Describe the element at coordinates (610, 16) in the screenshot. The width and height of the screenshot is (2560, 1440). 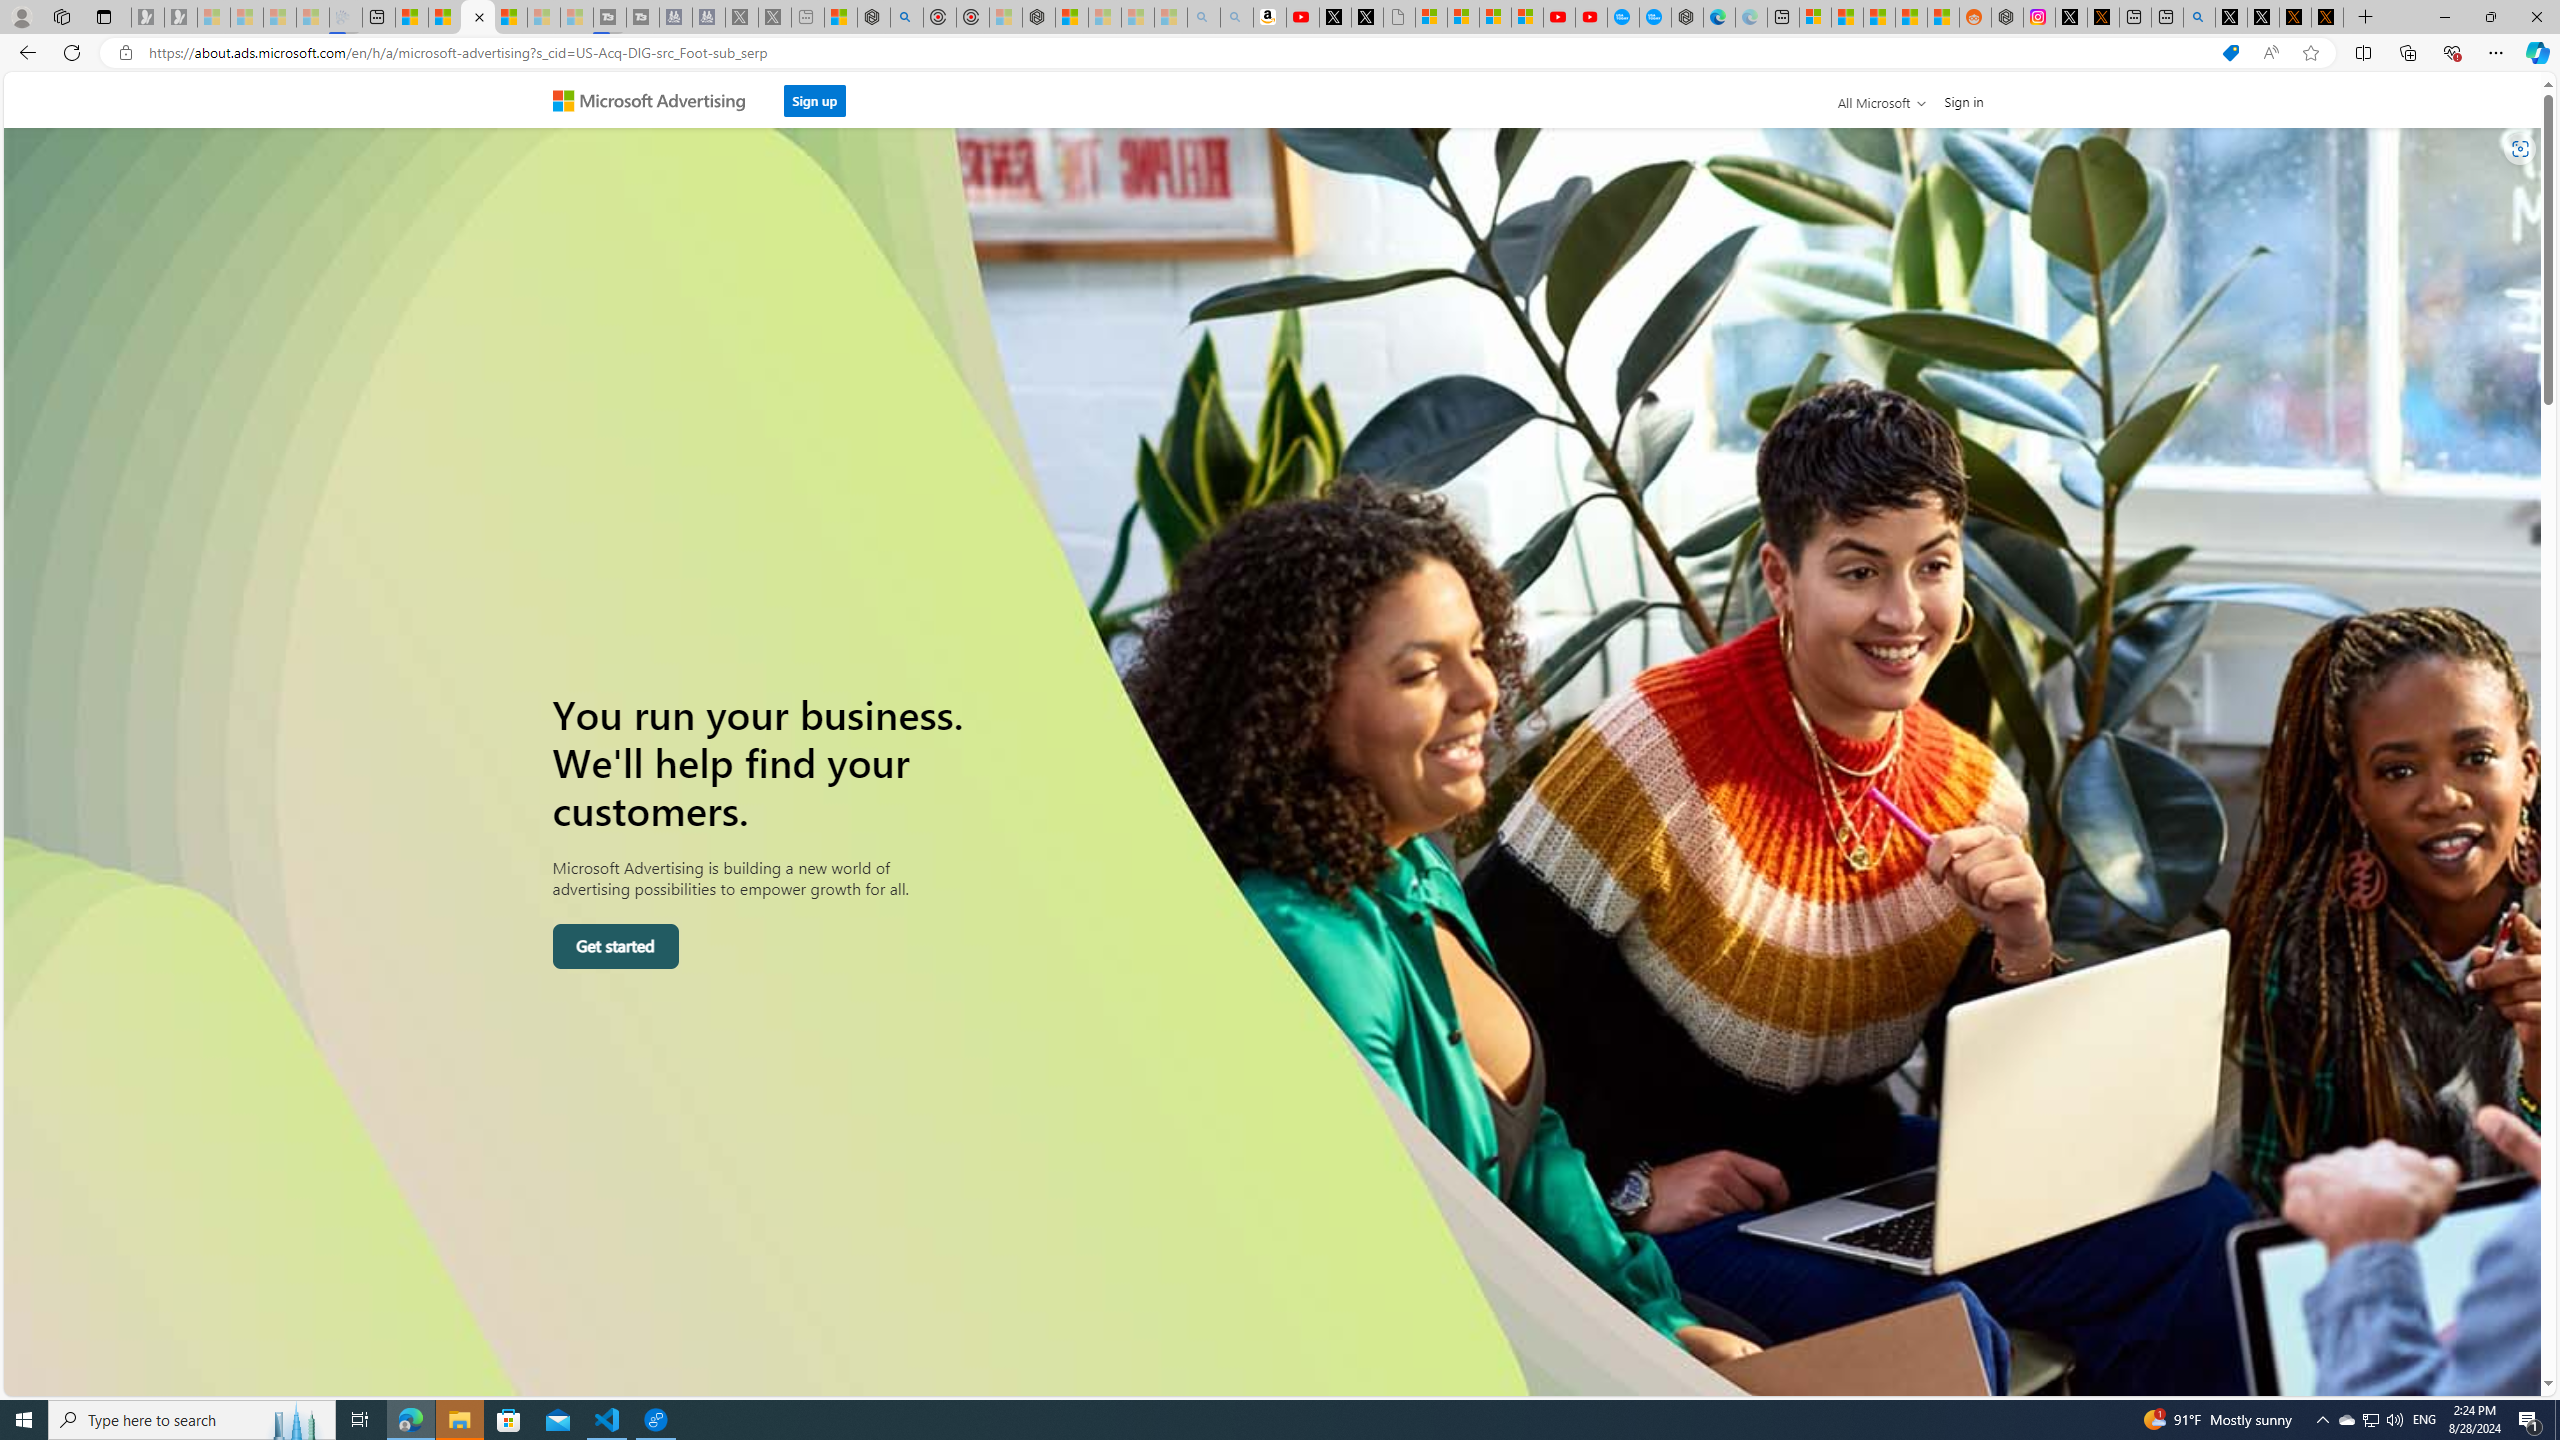
I see `'Streaming Coverage | T3 - Sleeping'` at that location.